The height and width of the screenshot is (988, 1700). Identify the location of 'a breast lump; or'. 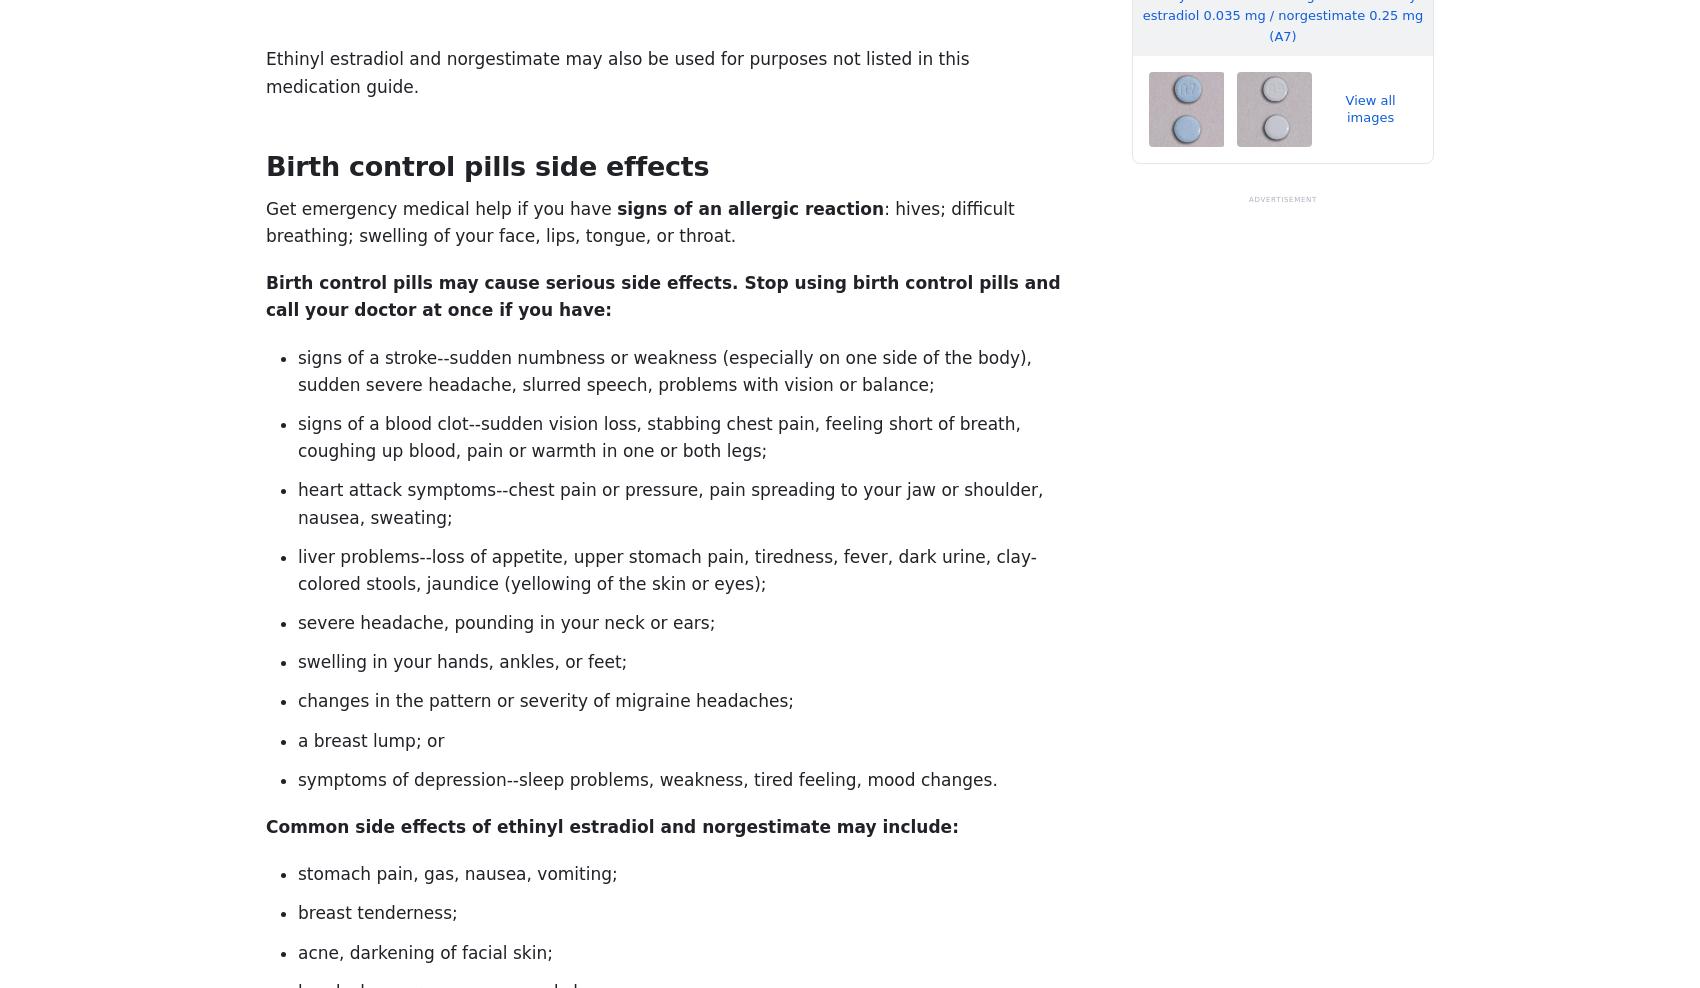
(369, 740).